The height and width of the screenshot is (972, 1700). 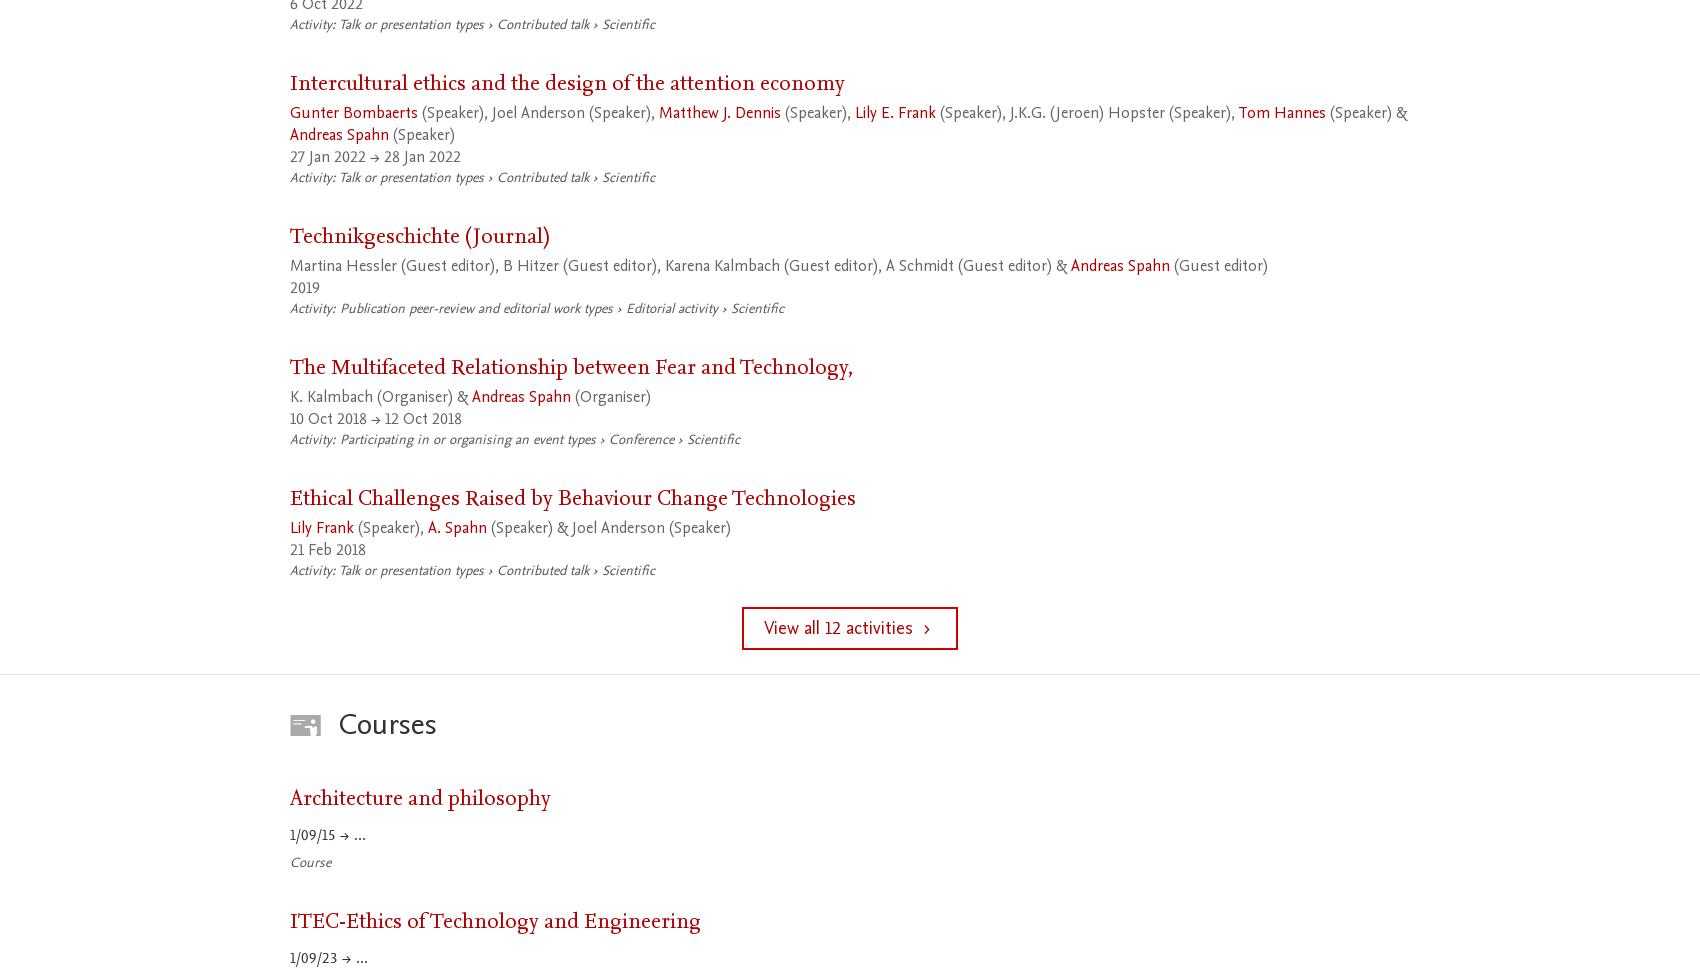 I want to click on '27 Jan 2022', so click(x=326, y=156).